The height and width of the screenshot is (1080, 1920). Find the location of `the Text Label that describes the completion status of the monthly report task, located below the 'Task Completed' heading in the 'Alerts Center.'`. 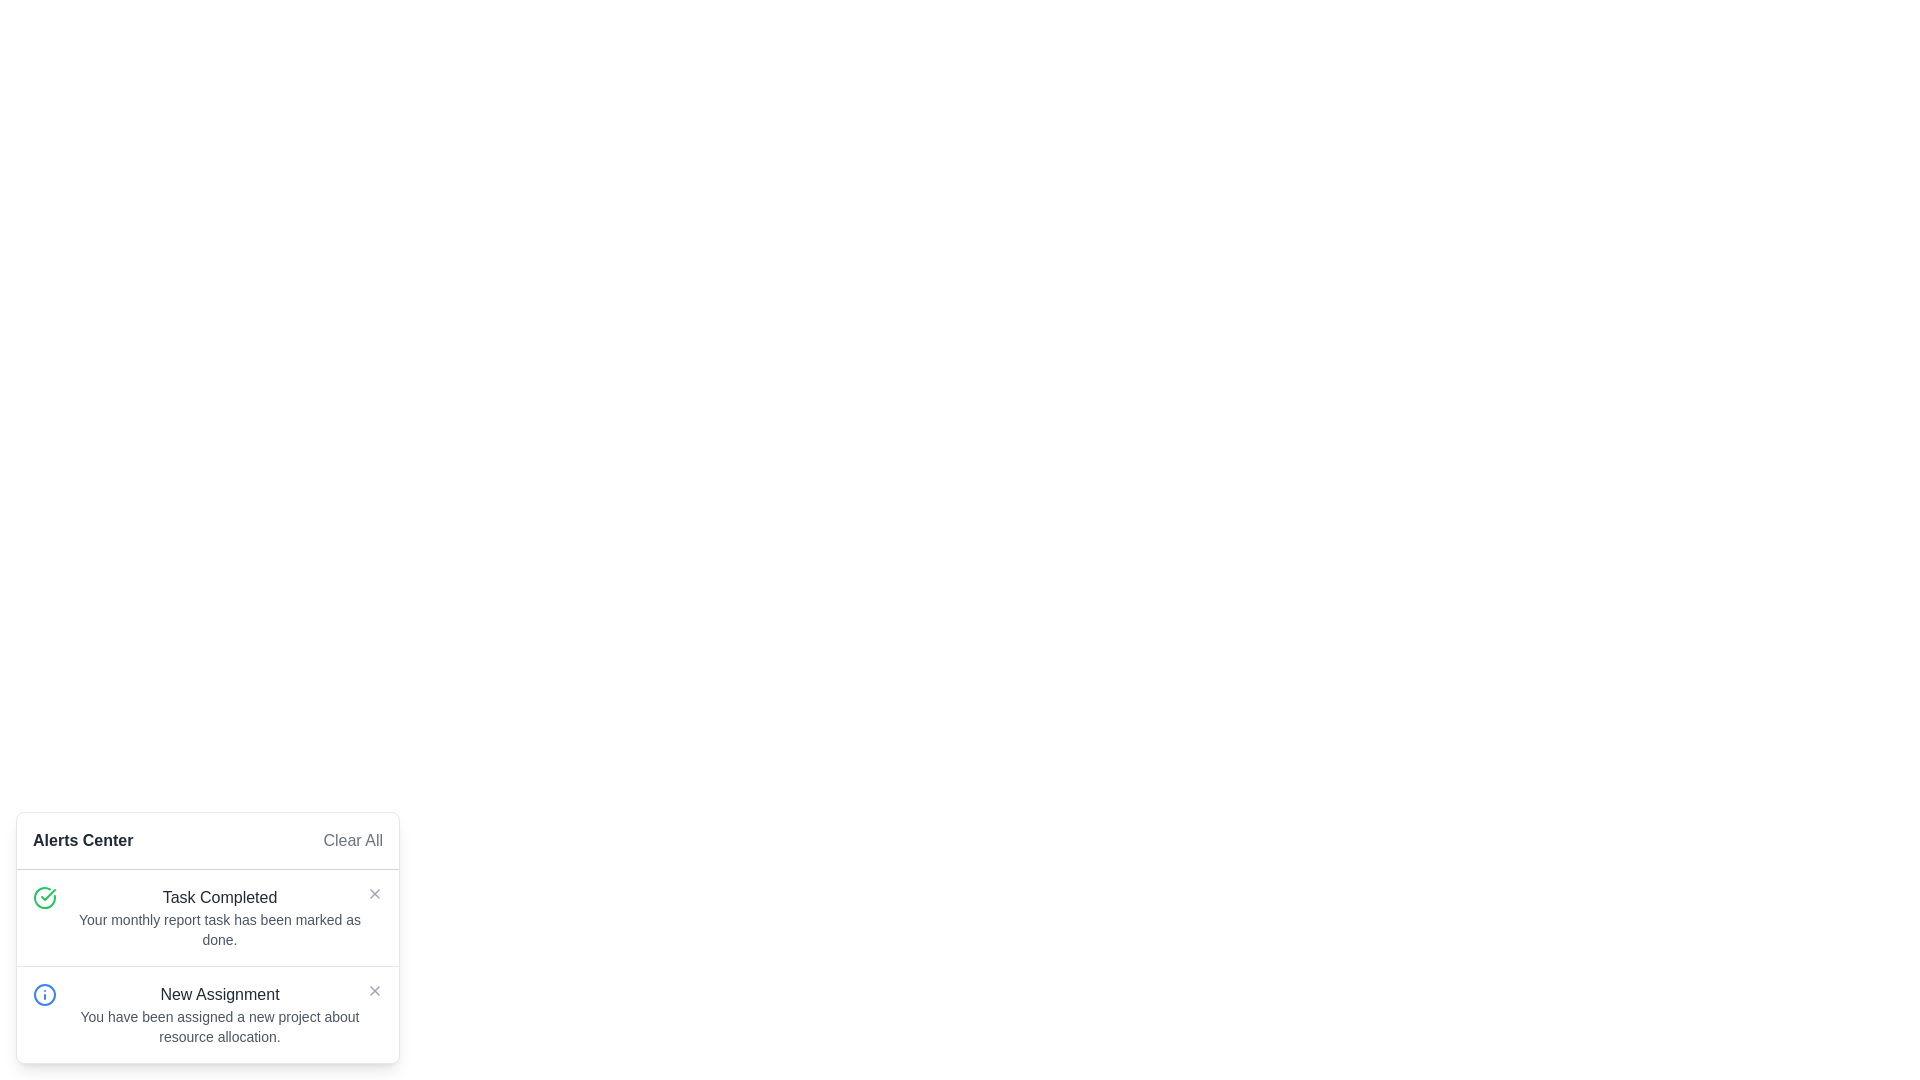

the Text Label that describes the completion status of the monthly report task, located below the 'Task Completed' heading in the 'Alerts Center.' is located at coordinates (220, 929).